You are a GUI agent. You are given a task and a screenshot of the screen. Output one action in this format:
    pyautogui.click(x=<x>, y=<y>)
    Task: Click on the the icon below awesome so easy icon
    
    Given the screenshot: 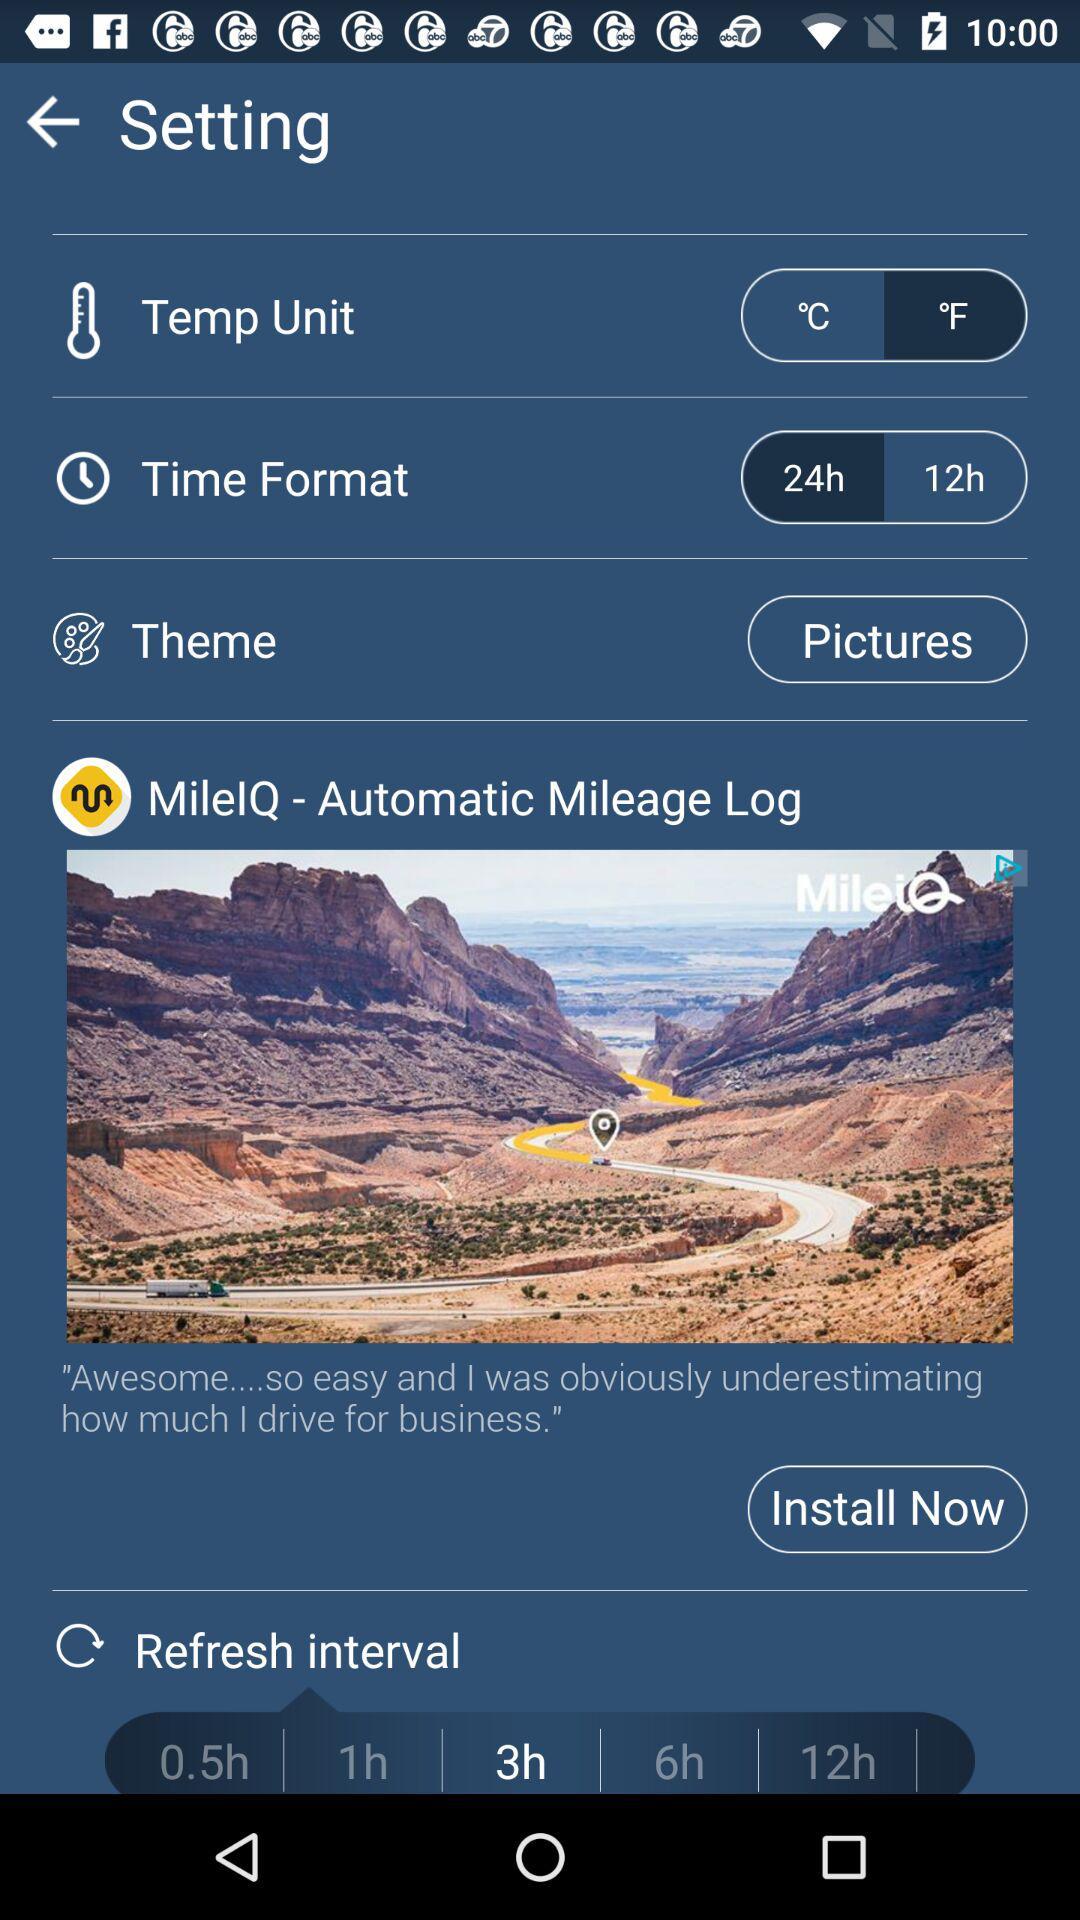 What is the action you would take?
    pyautogui.click(x=886, y=1509)
    